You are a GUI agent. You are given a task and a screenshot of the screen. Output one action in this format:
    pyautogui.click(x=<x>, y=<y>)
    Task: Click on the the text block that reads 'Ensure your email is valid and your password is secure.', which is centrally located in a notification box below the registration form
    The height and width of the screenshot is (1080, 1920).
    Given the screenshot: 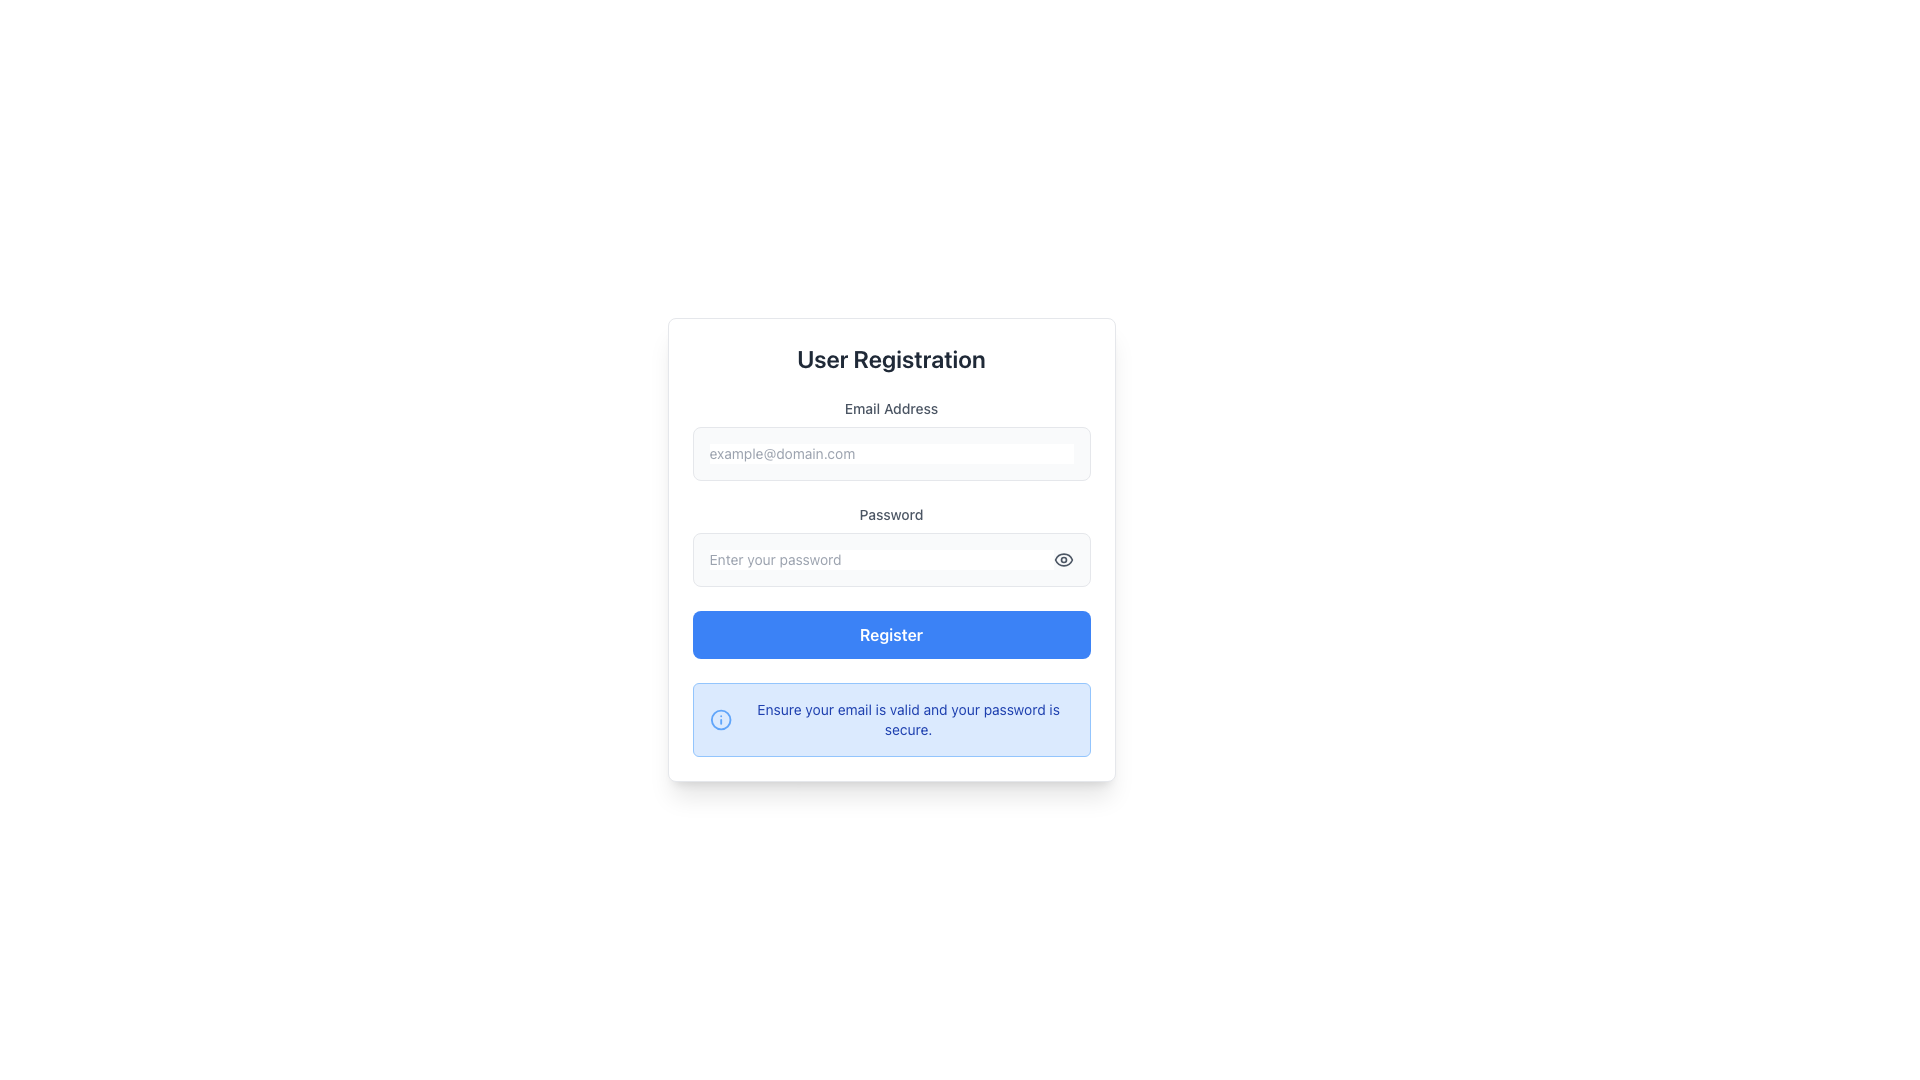 What is the action you would take?
    pyautogui.click(x=907, y=720)
    